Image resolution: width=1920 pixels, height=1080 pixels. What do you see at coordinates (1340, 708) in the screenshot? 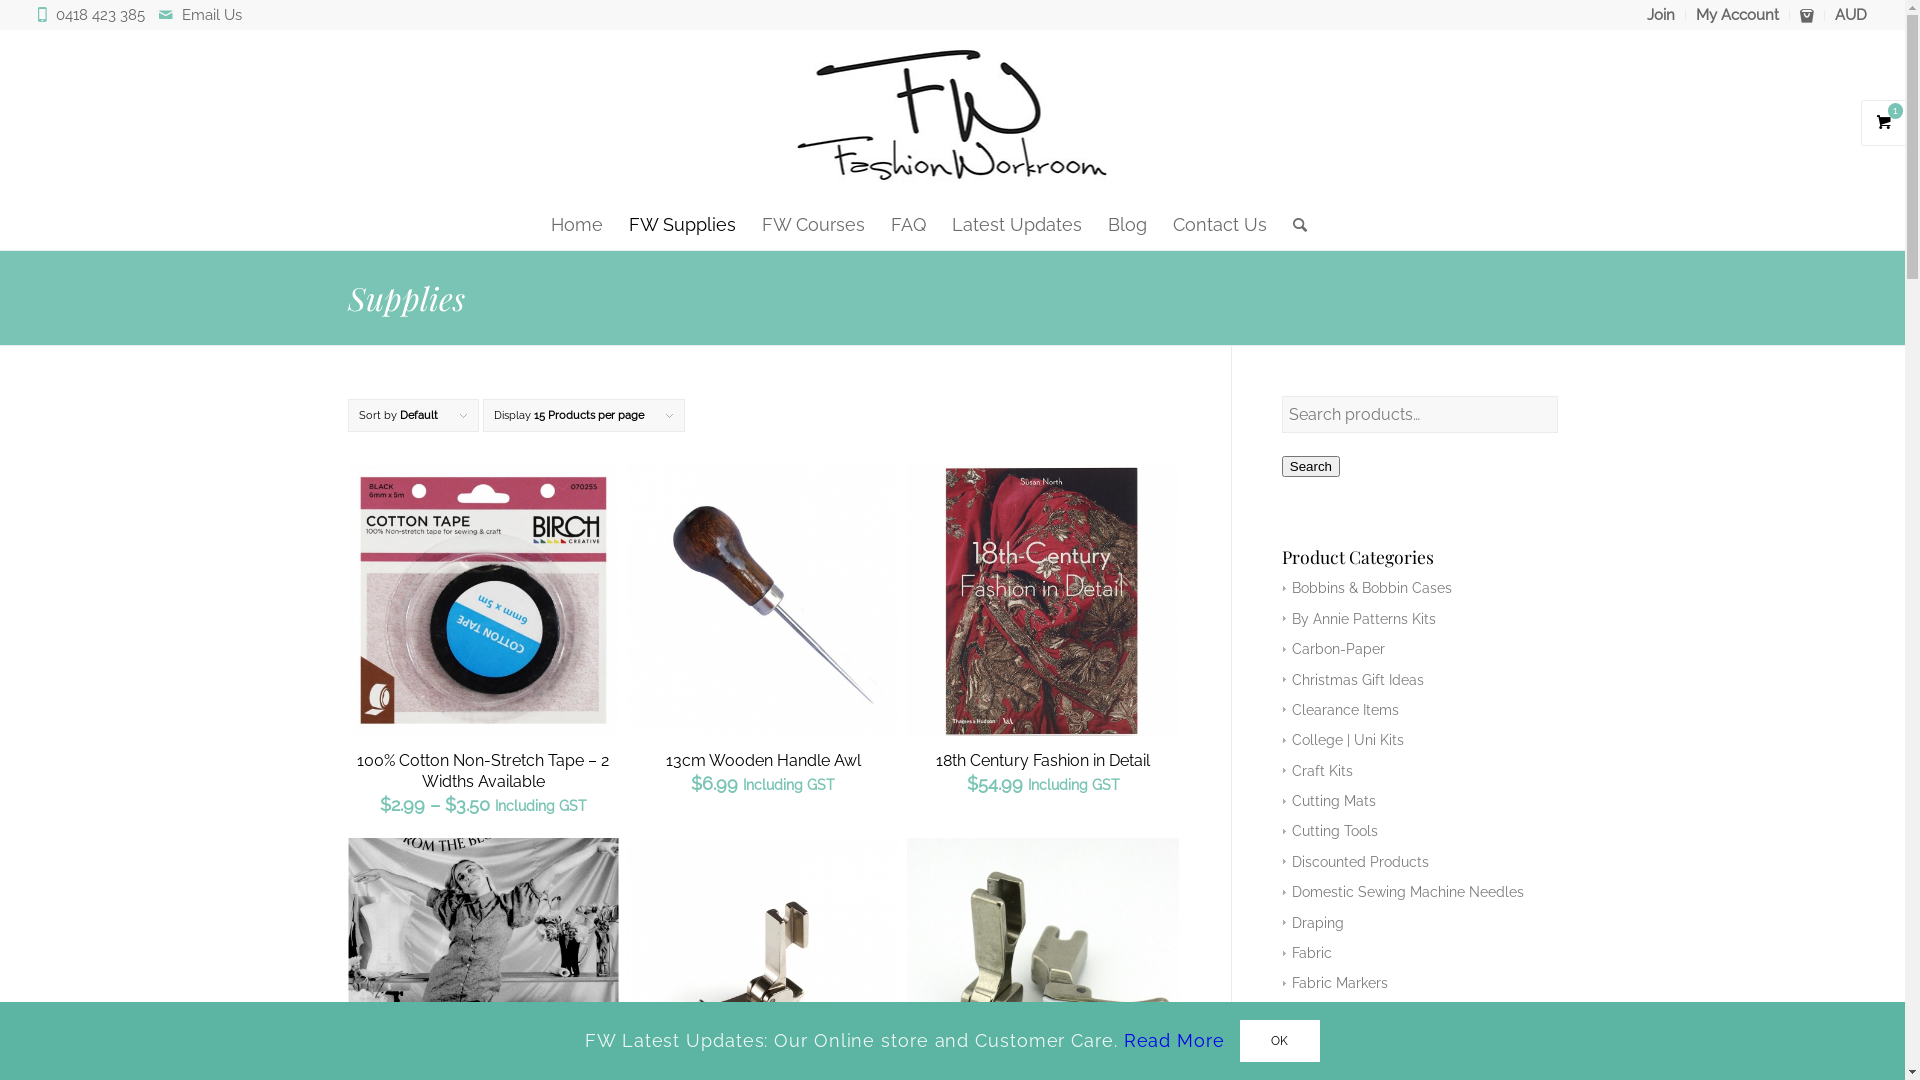
I see `'Clearance Items'` at bounding box center [1340, 708].